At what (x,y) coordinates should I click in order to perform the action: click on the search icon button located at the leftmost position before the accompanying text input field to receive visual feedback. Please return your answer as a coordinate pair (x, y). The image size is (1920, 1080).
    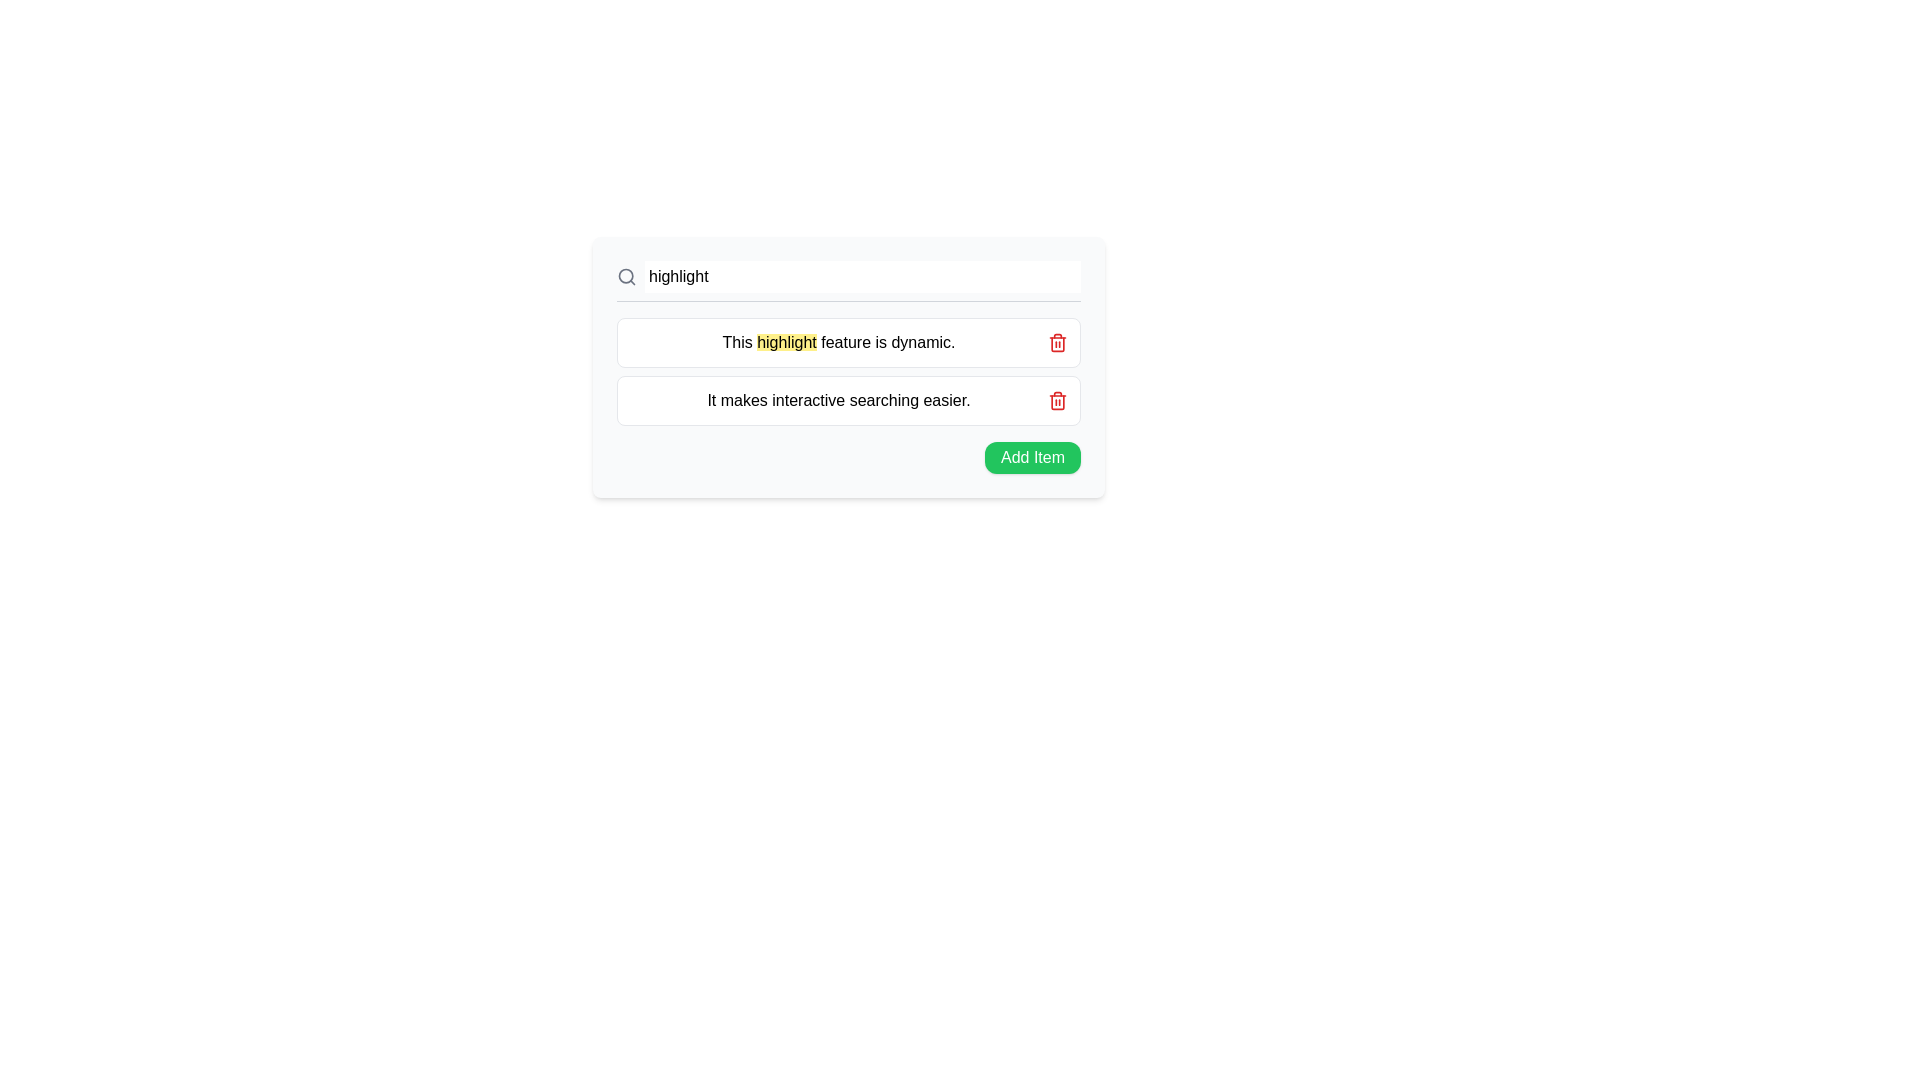
    Looking at the image, I should click on (626, 277).